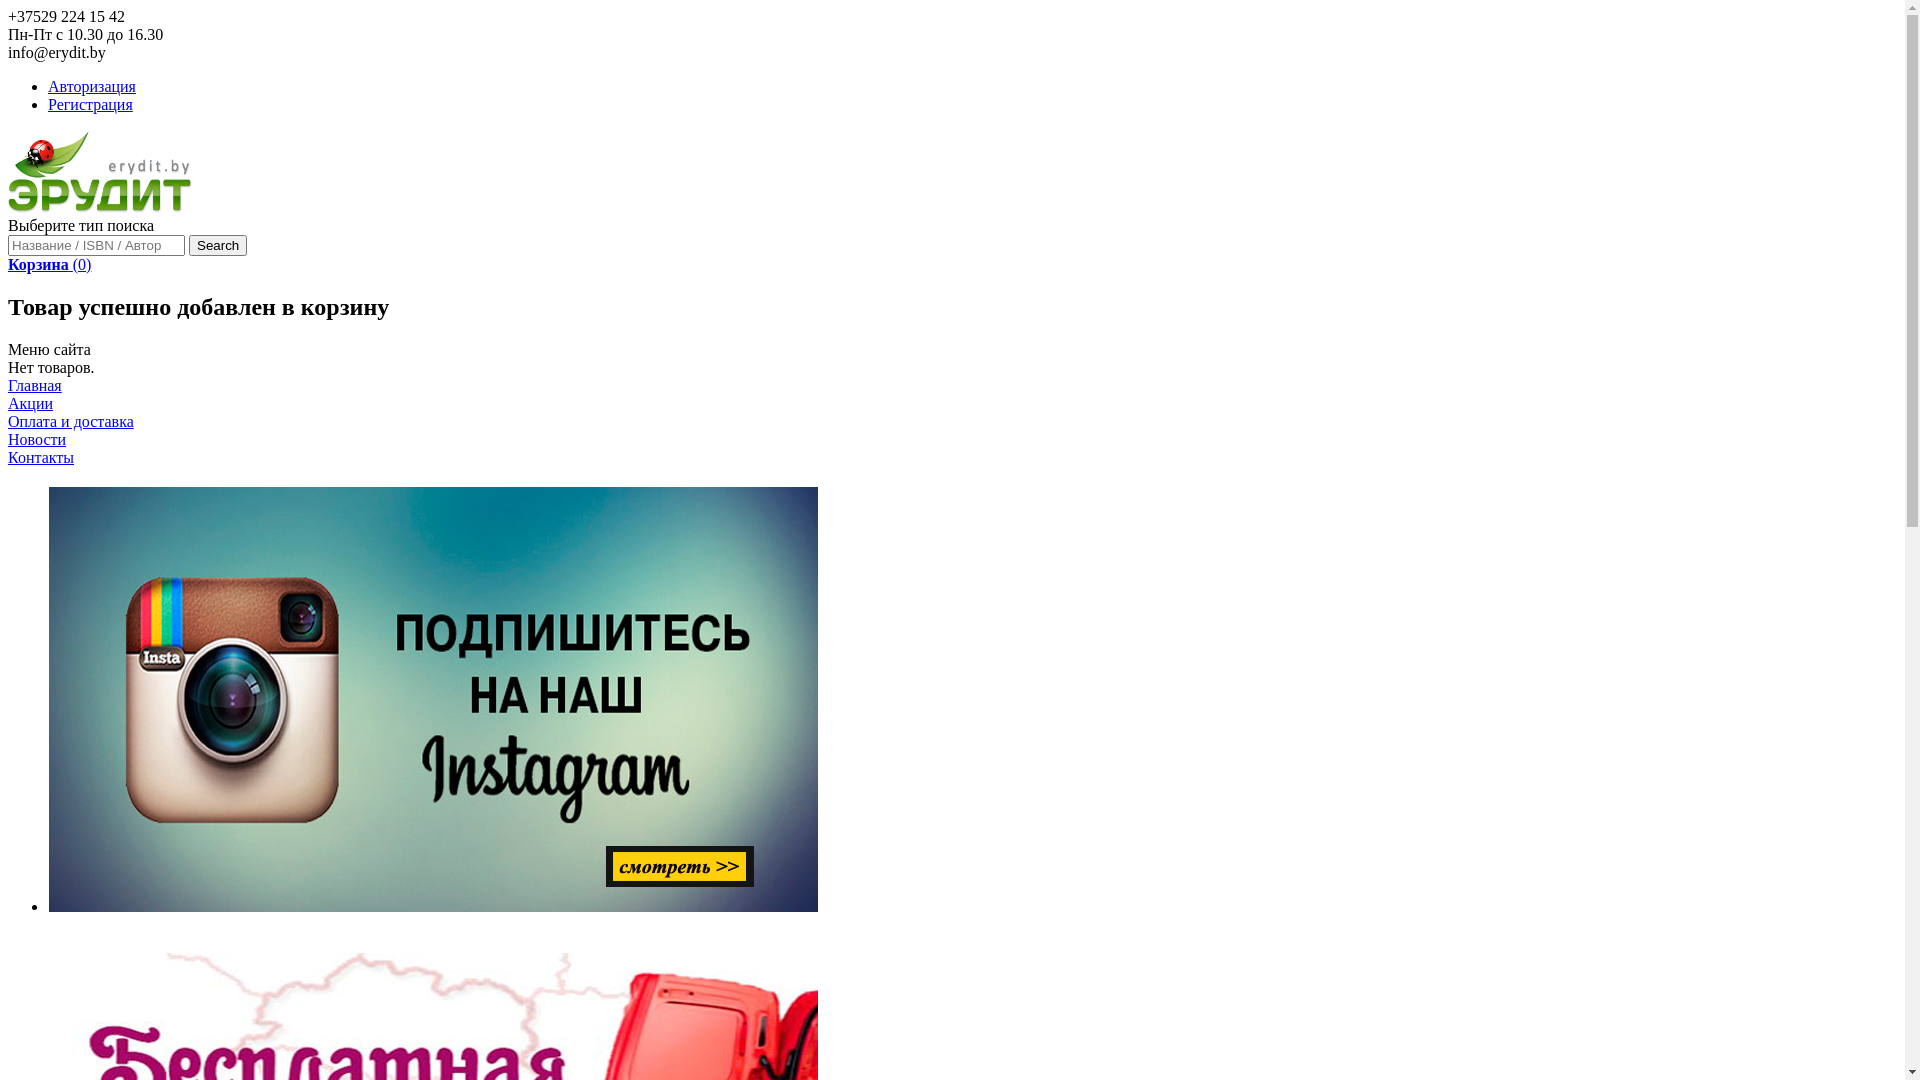 The height and width of the screenshot is (1080, 1920). I want to click on 'Search', so click(217, 244).